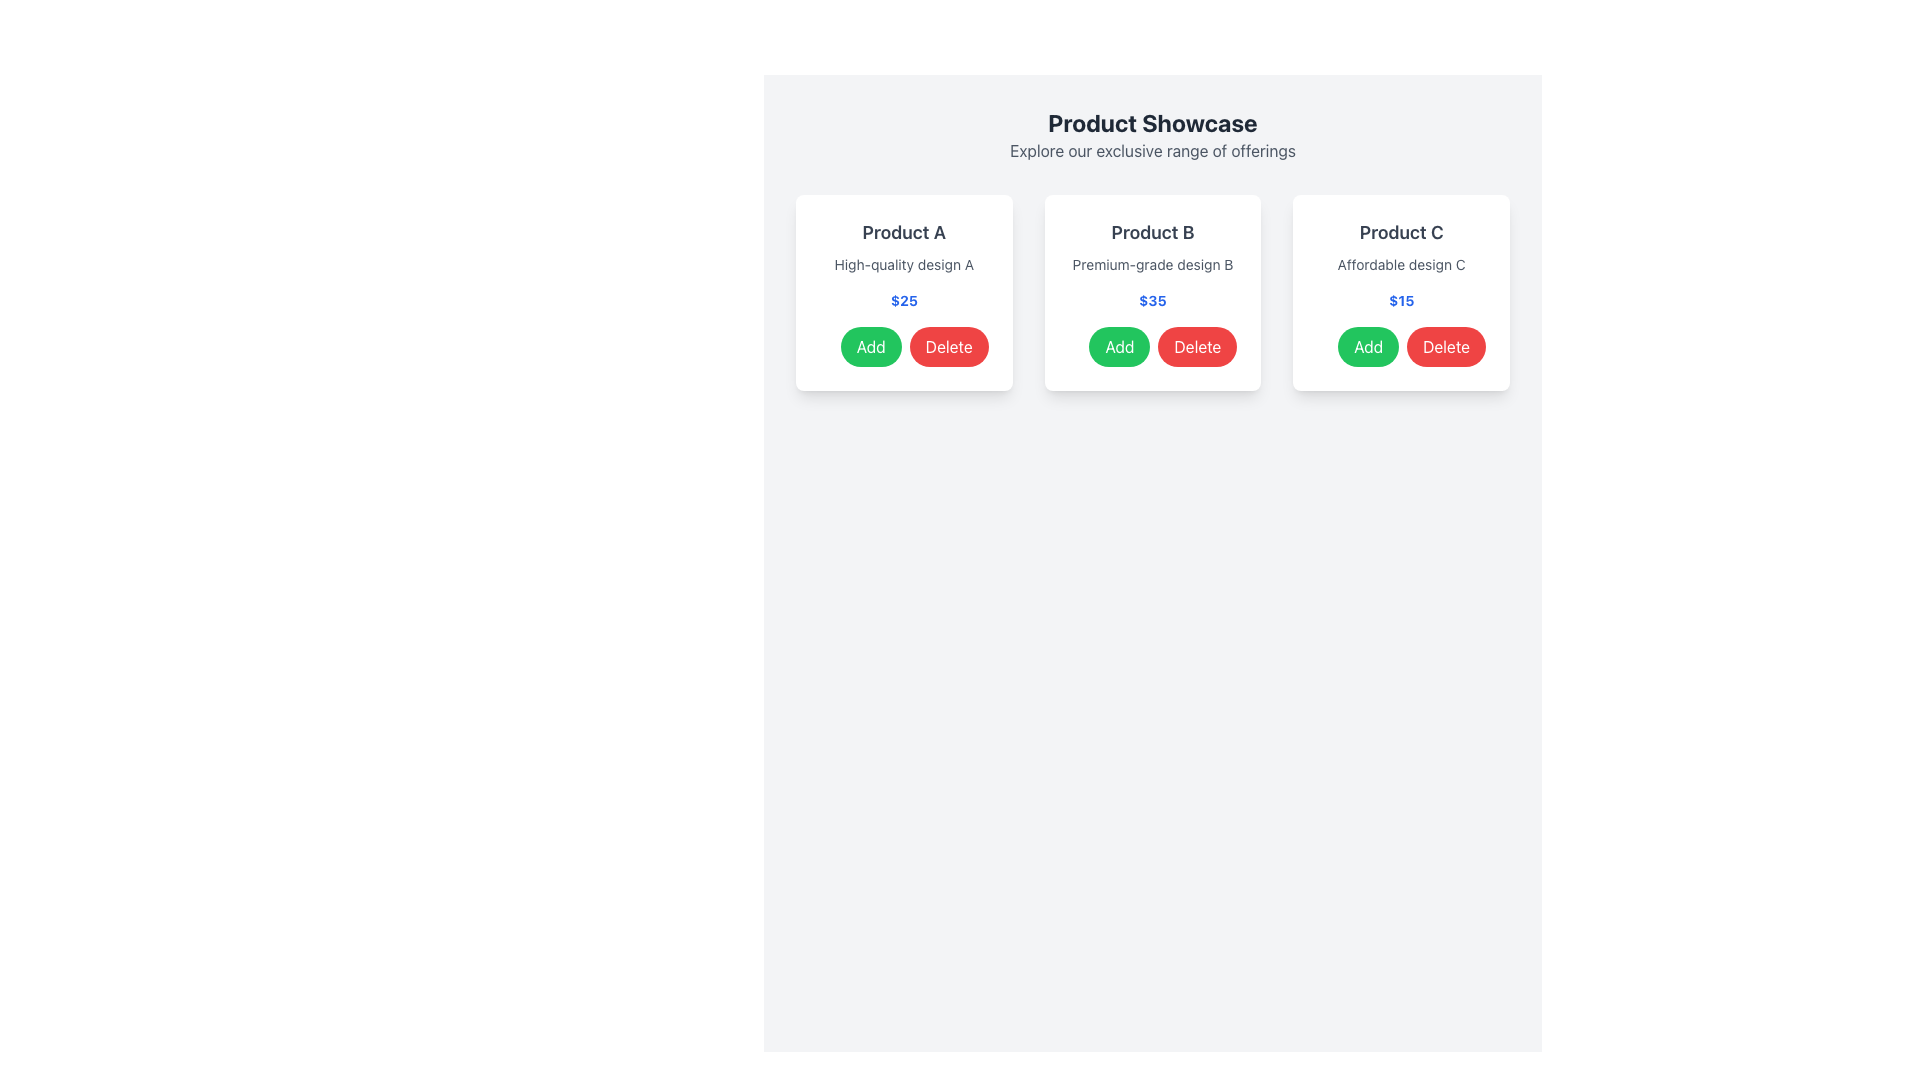 The width and height of the screenshot is (1920, 1080). Describe the element at coordinates (1400, 231) in the screenshot. I see `the text label displaying the product name 'Product C', which is styled in bold dark gray and positioned at the top of the product details card` at that location.